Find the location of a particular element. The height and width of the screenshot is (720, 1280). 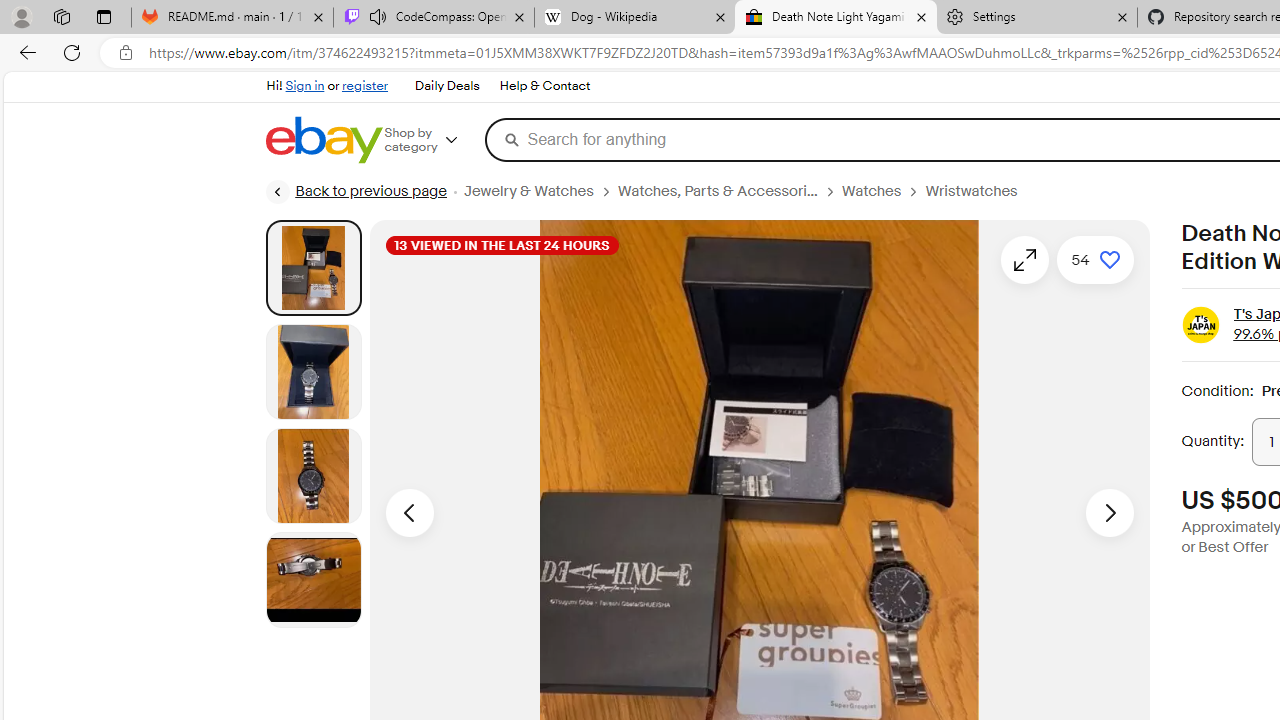

'Picture 4 of 4' is located at coordinates (312, 579).